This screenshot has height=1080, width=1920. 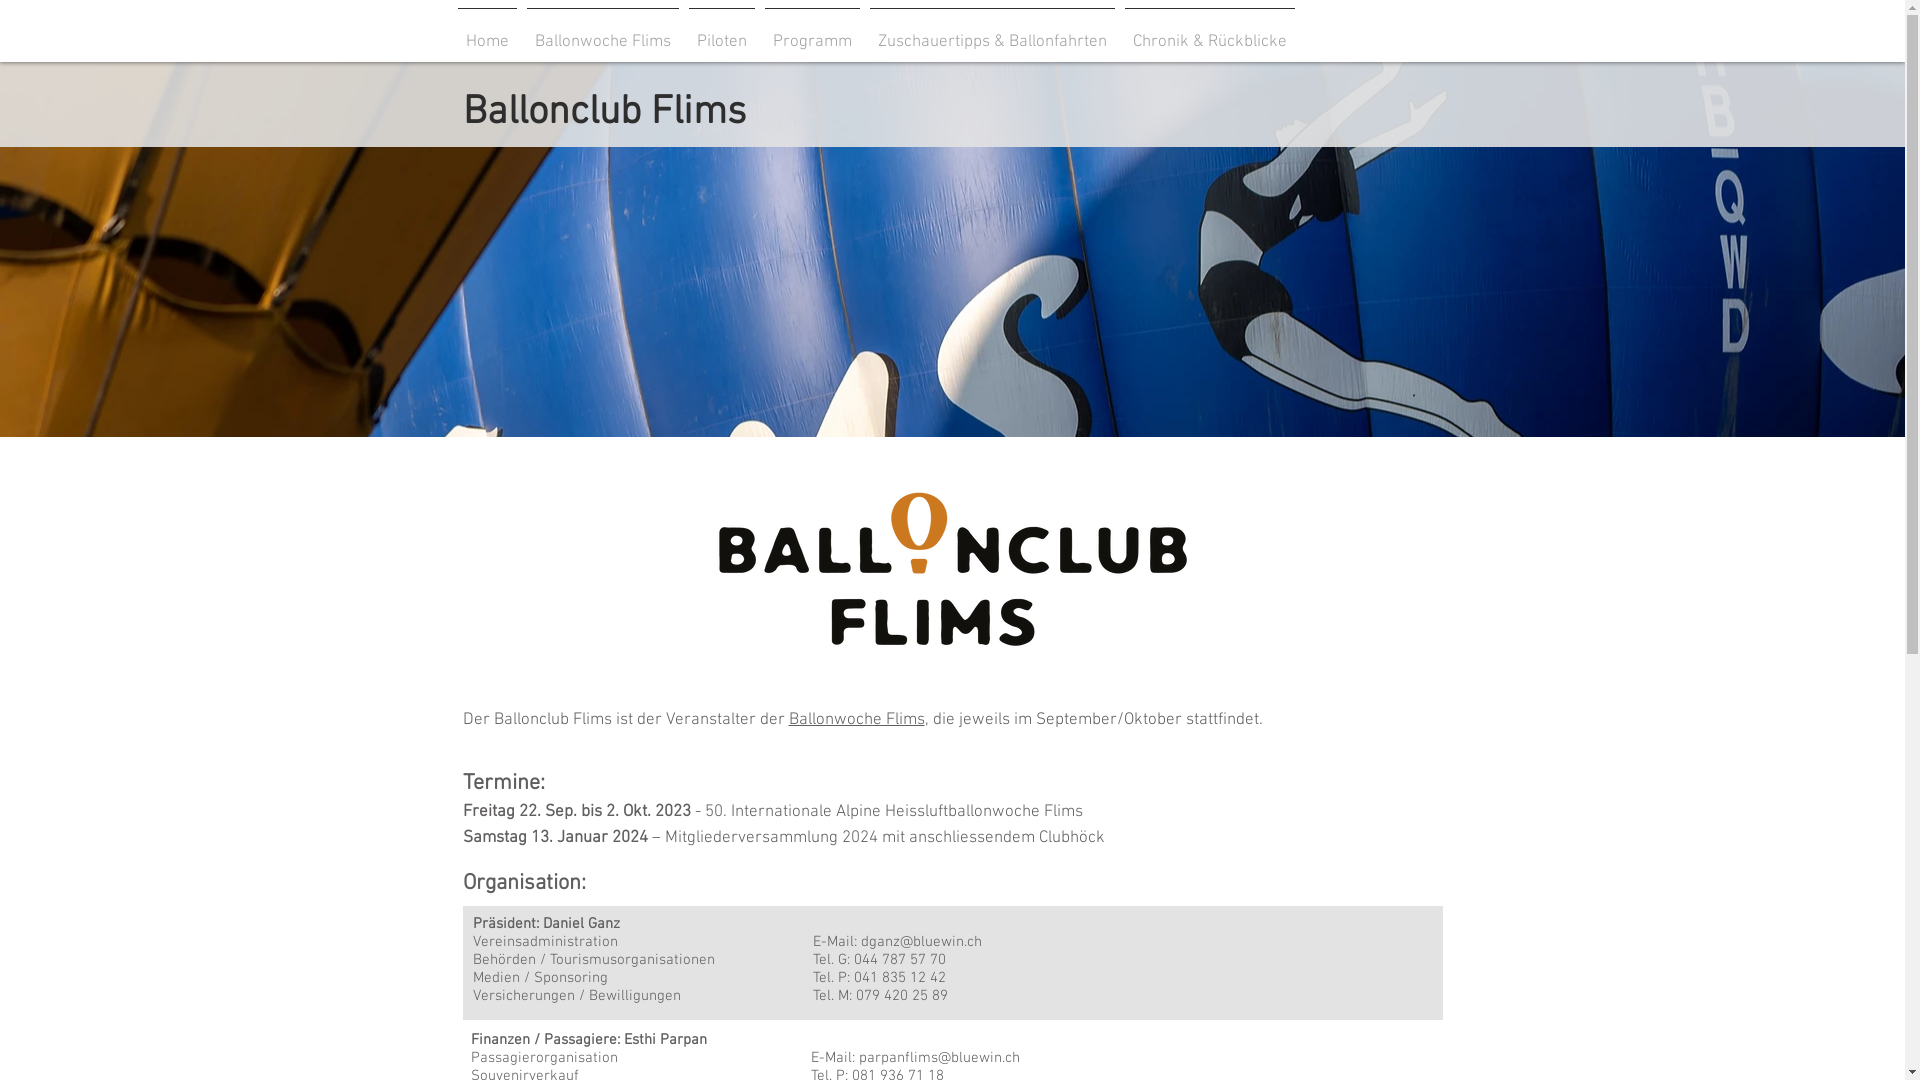 What do you see at coordinates (602, 33) in the screenshot?
I see `'Ballonwoche Flims'` at bounding box center [602, 33].